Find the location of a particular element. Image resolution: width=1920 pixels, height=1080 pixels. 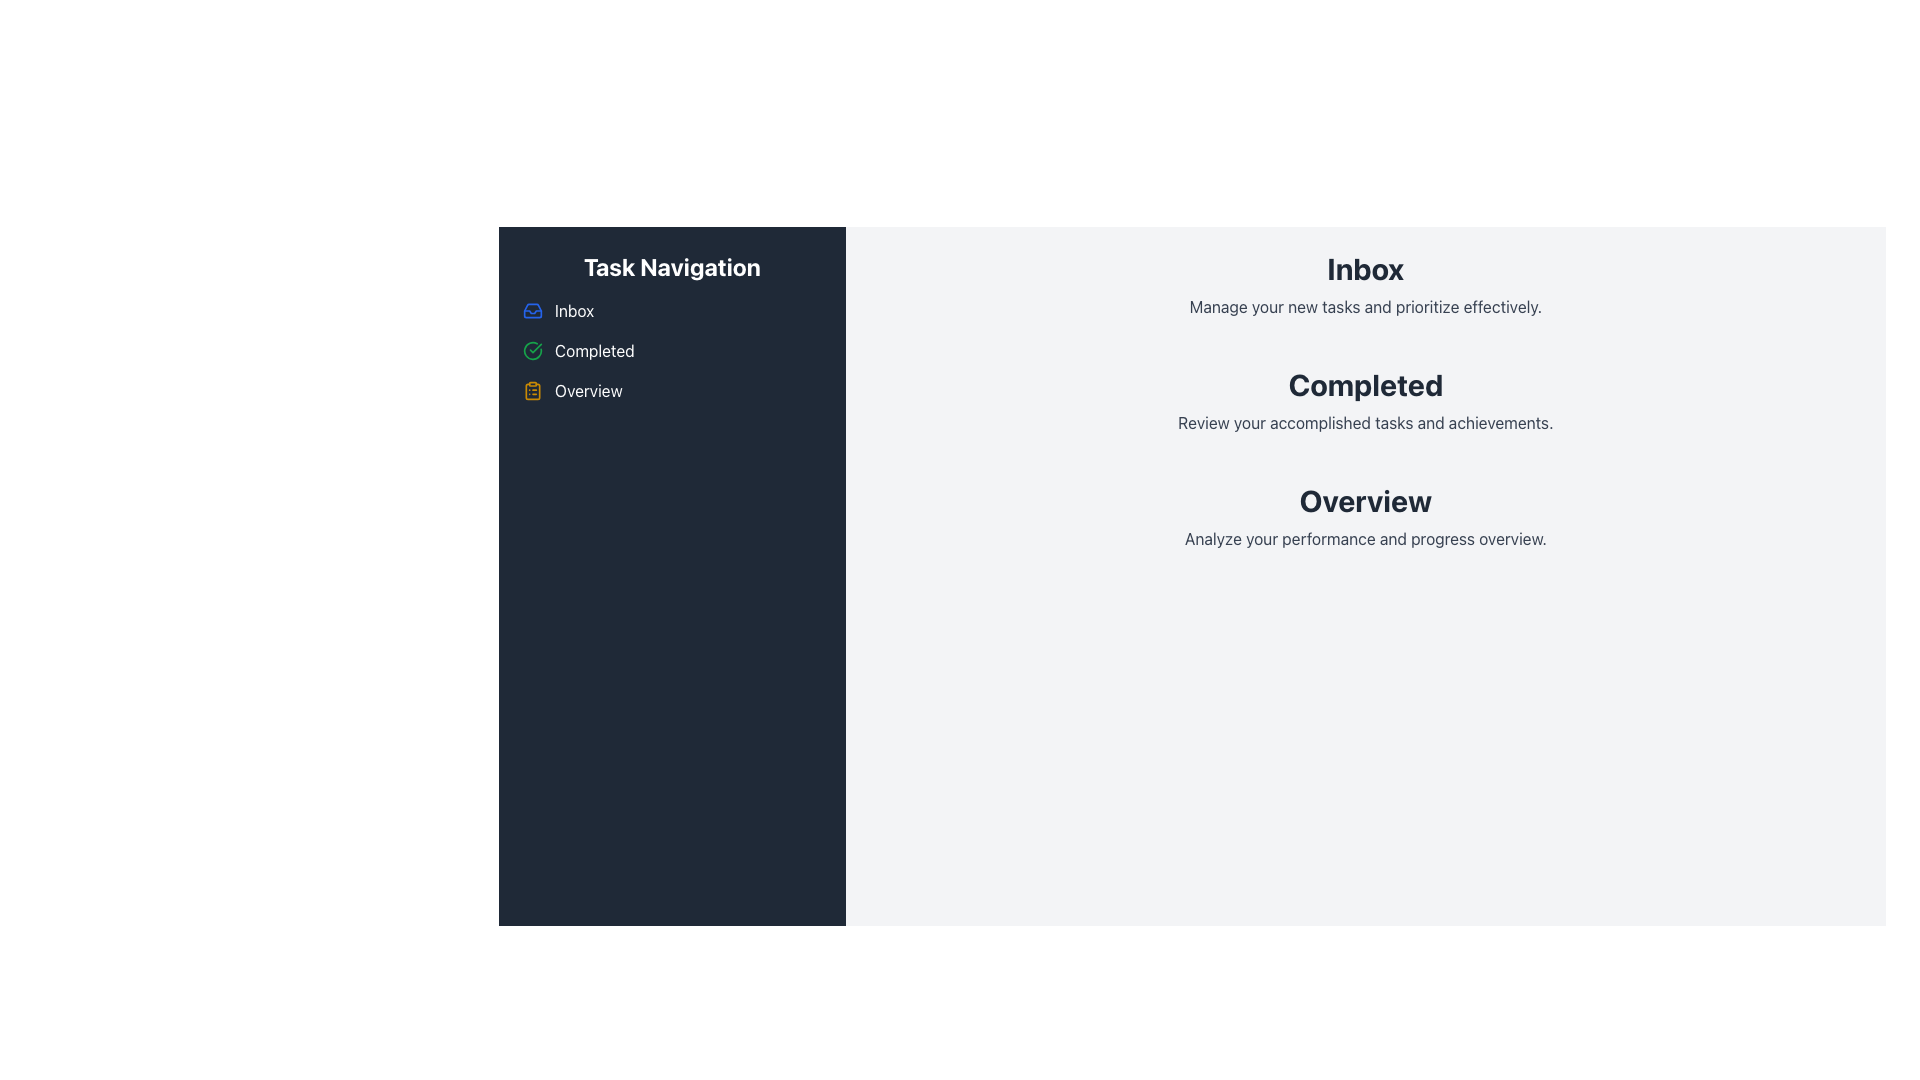

the content associated with the 'Inbox' header, which includes a bold title and a descriptive subtitle, located in the right panel under the 'Task Navigation' sidebar is located at coordinates (1364, 285).